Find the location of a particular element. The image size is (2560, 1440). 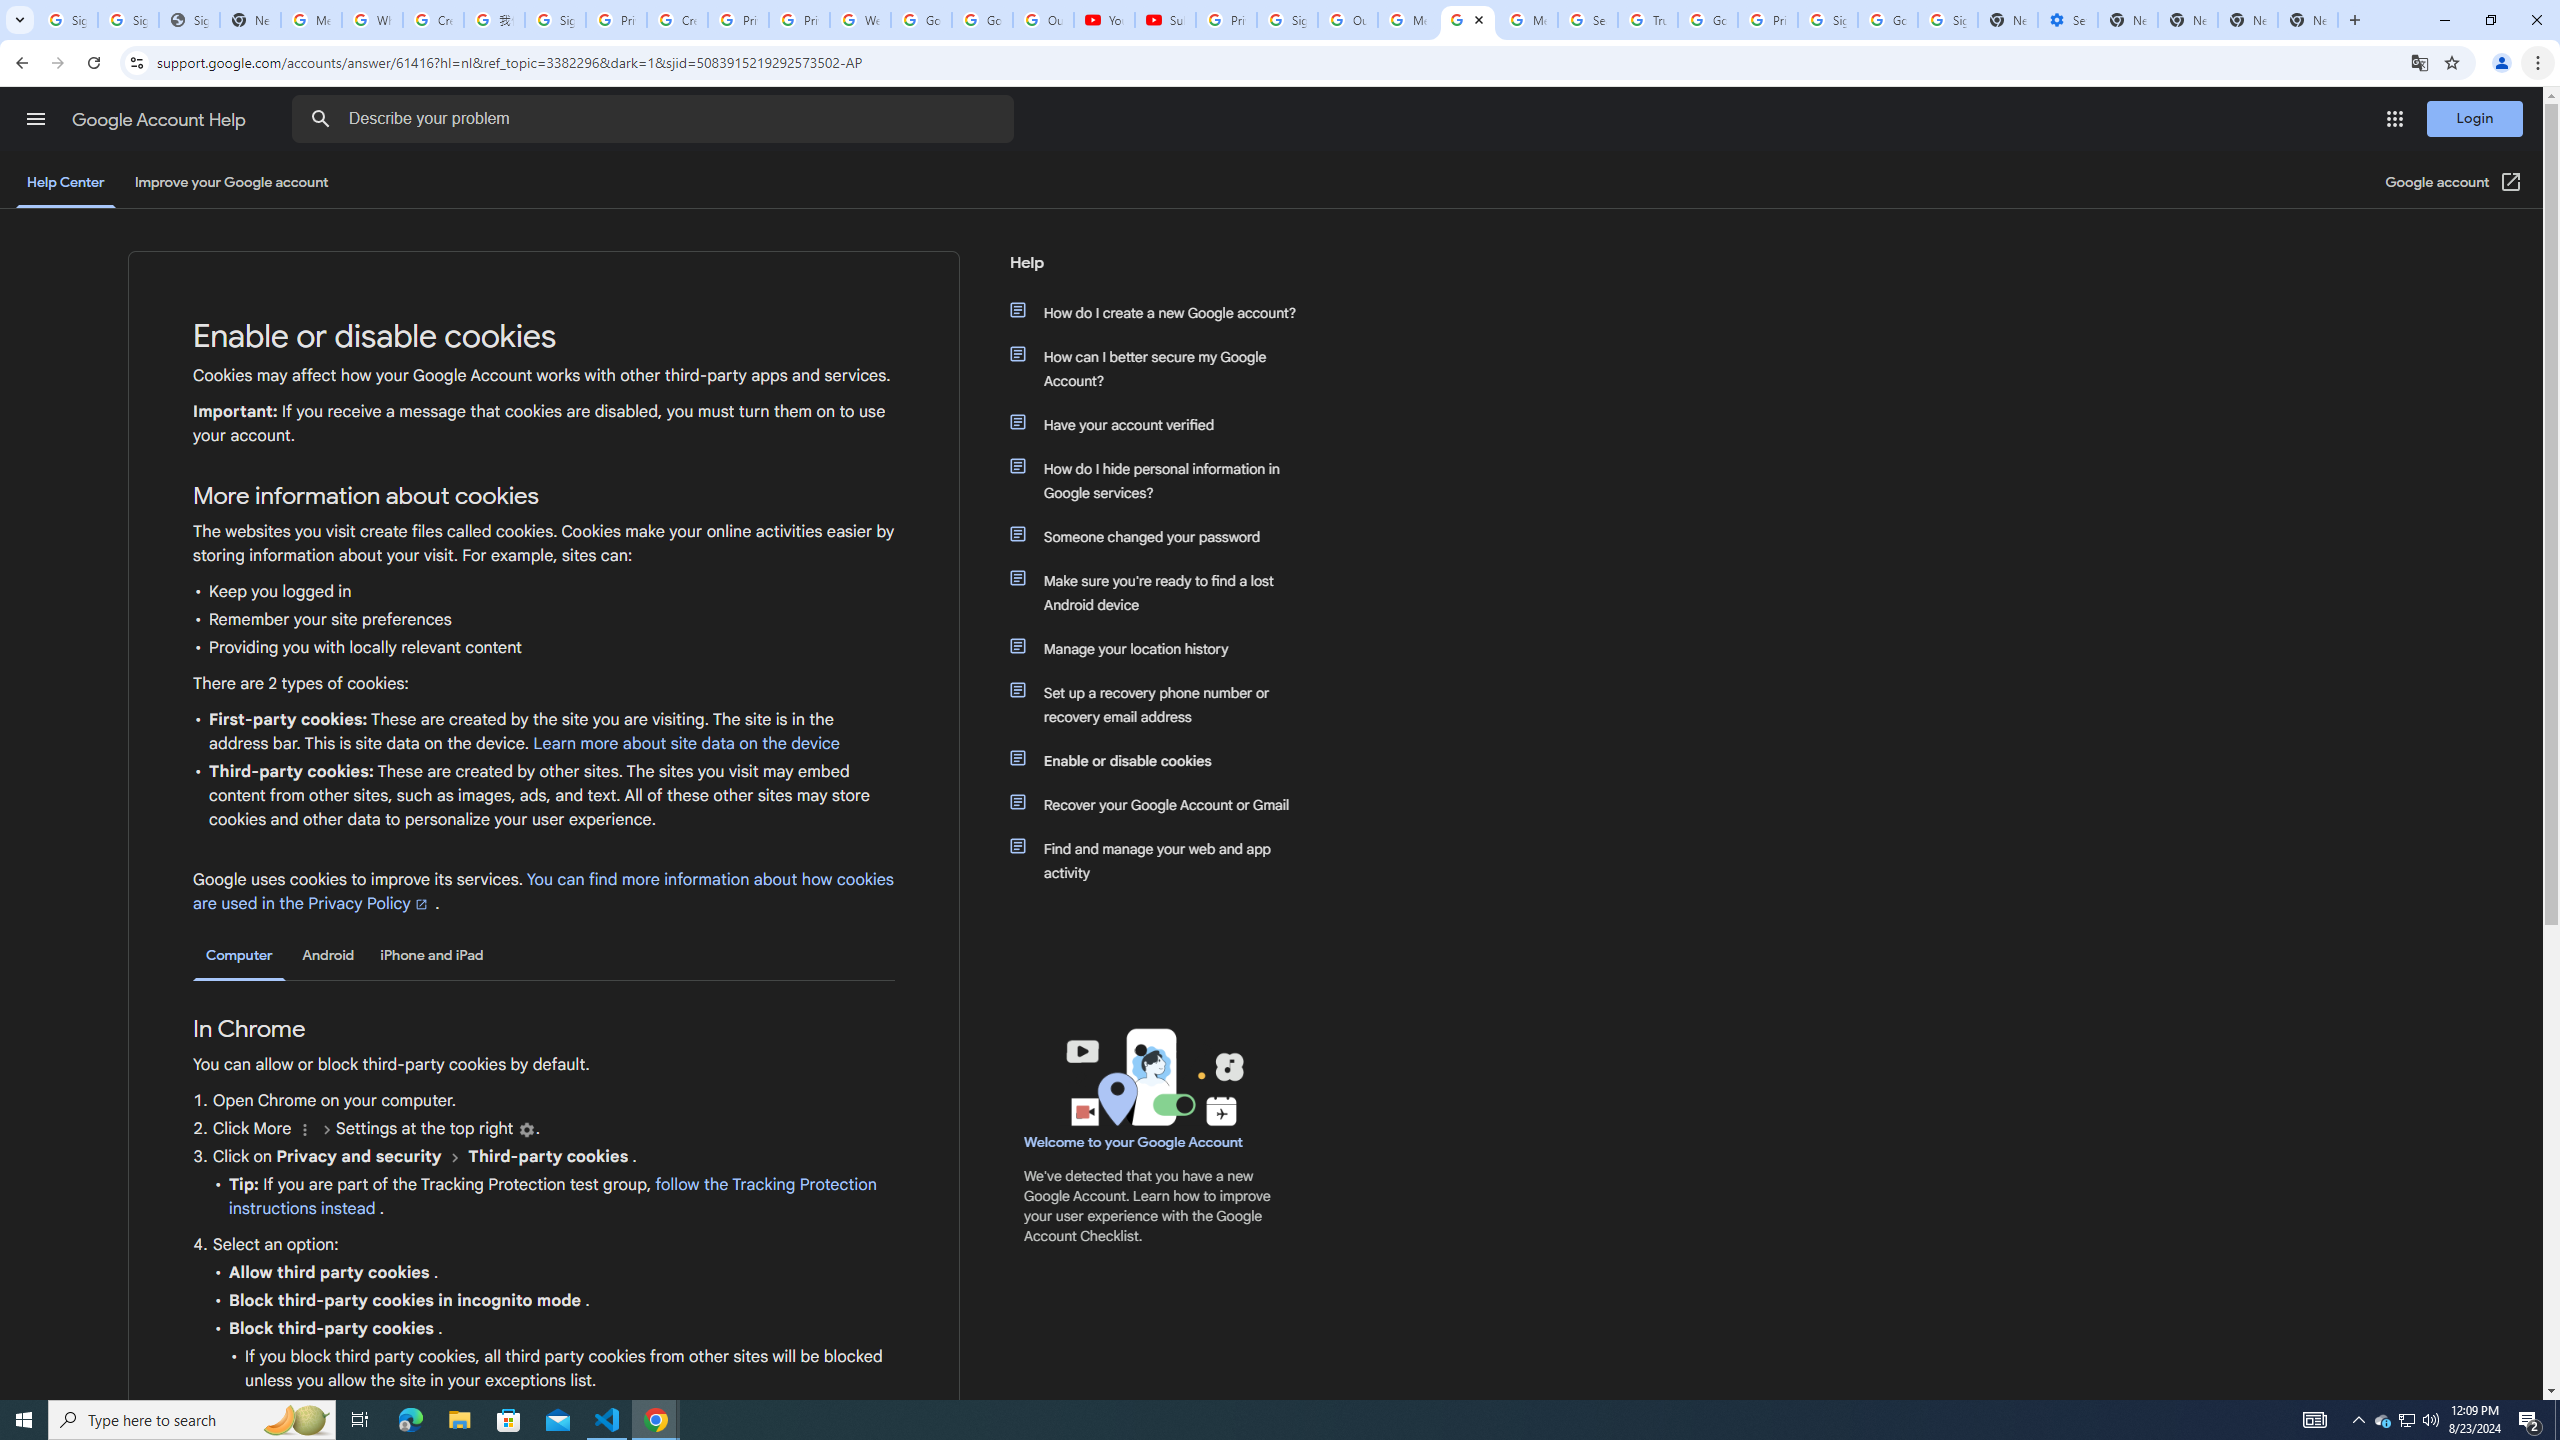

'Settings - Performance' is located at coordinates (2067, 19).